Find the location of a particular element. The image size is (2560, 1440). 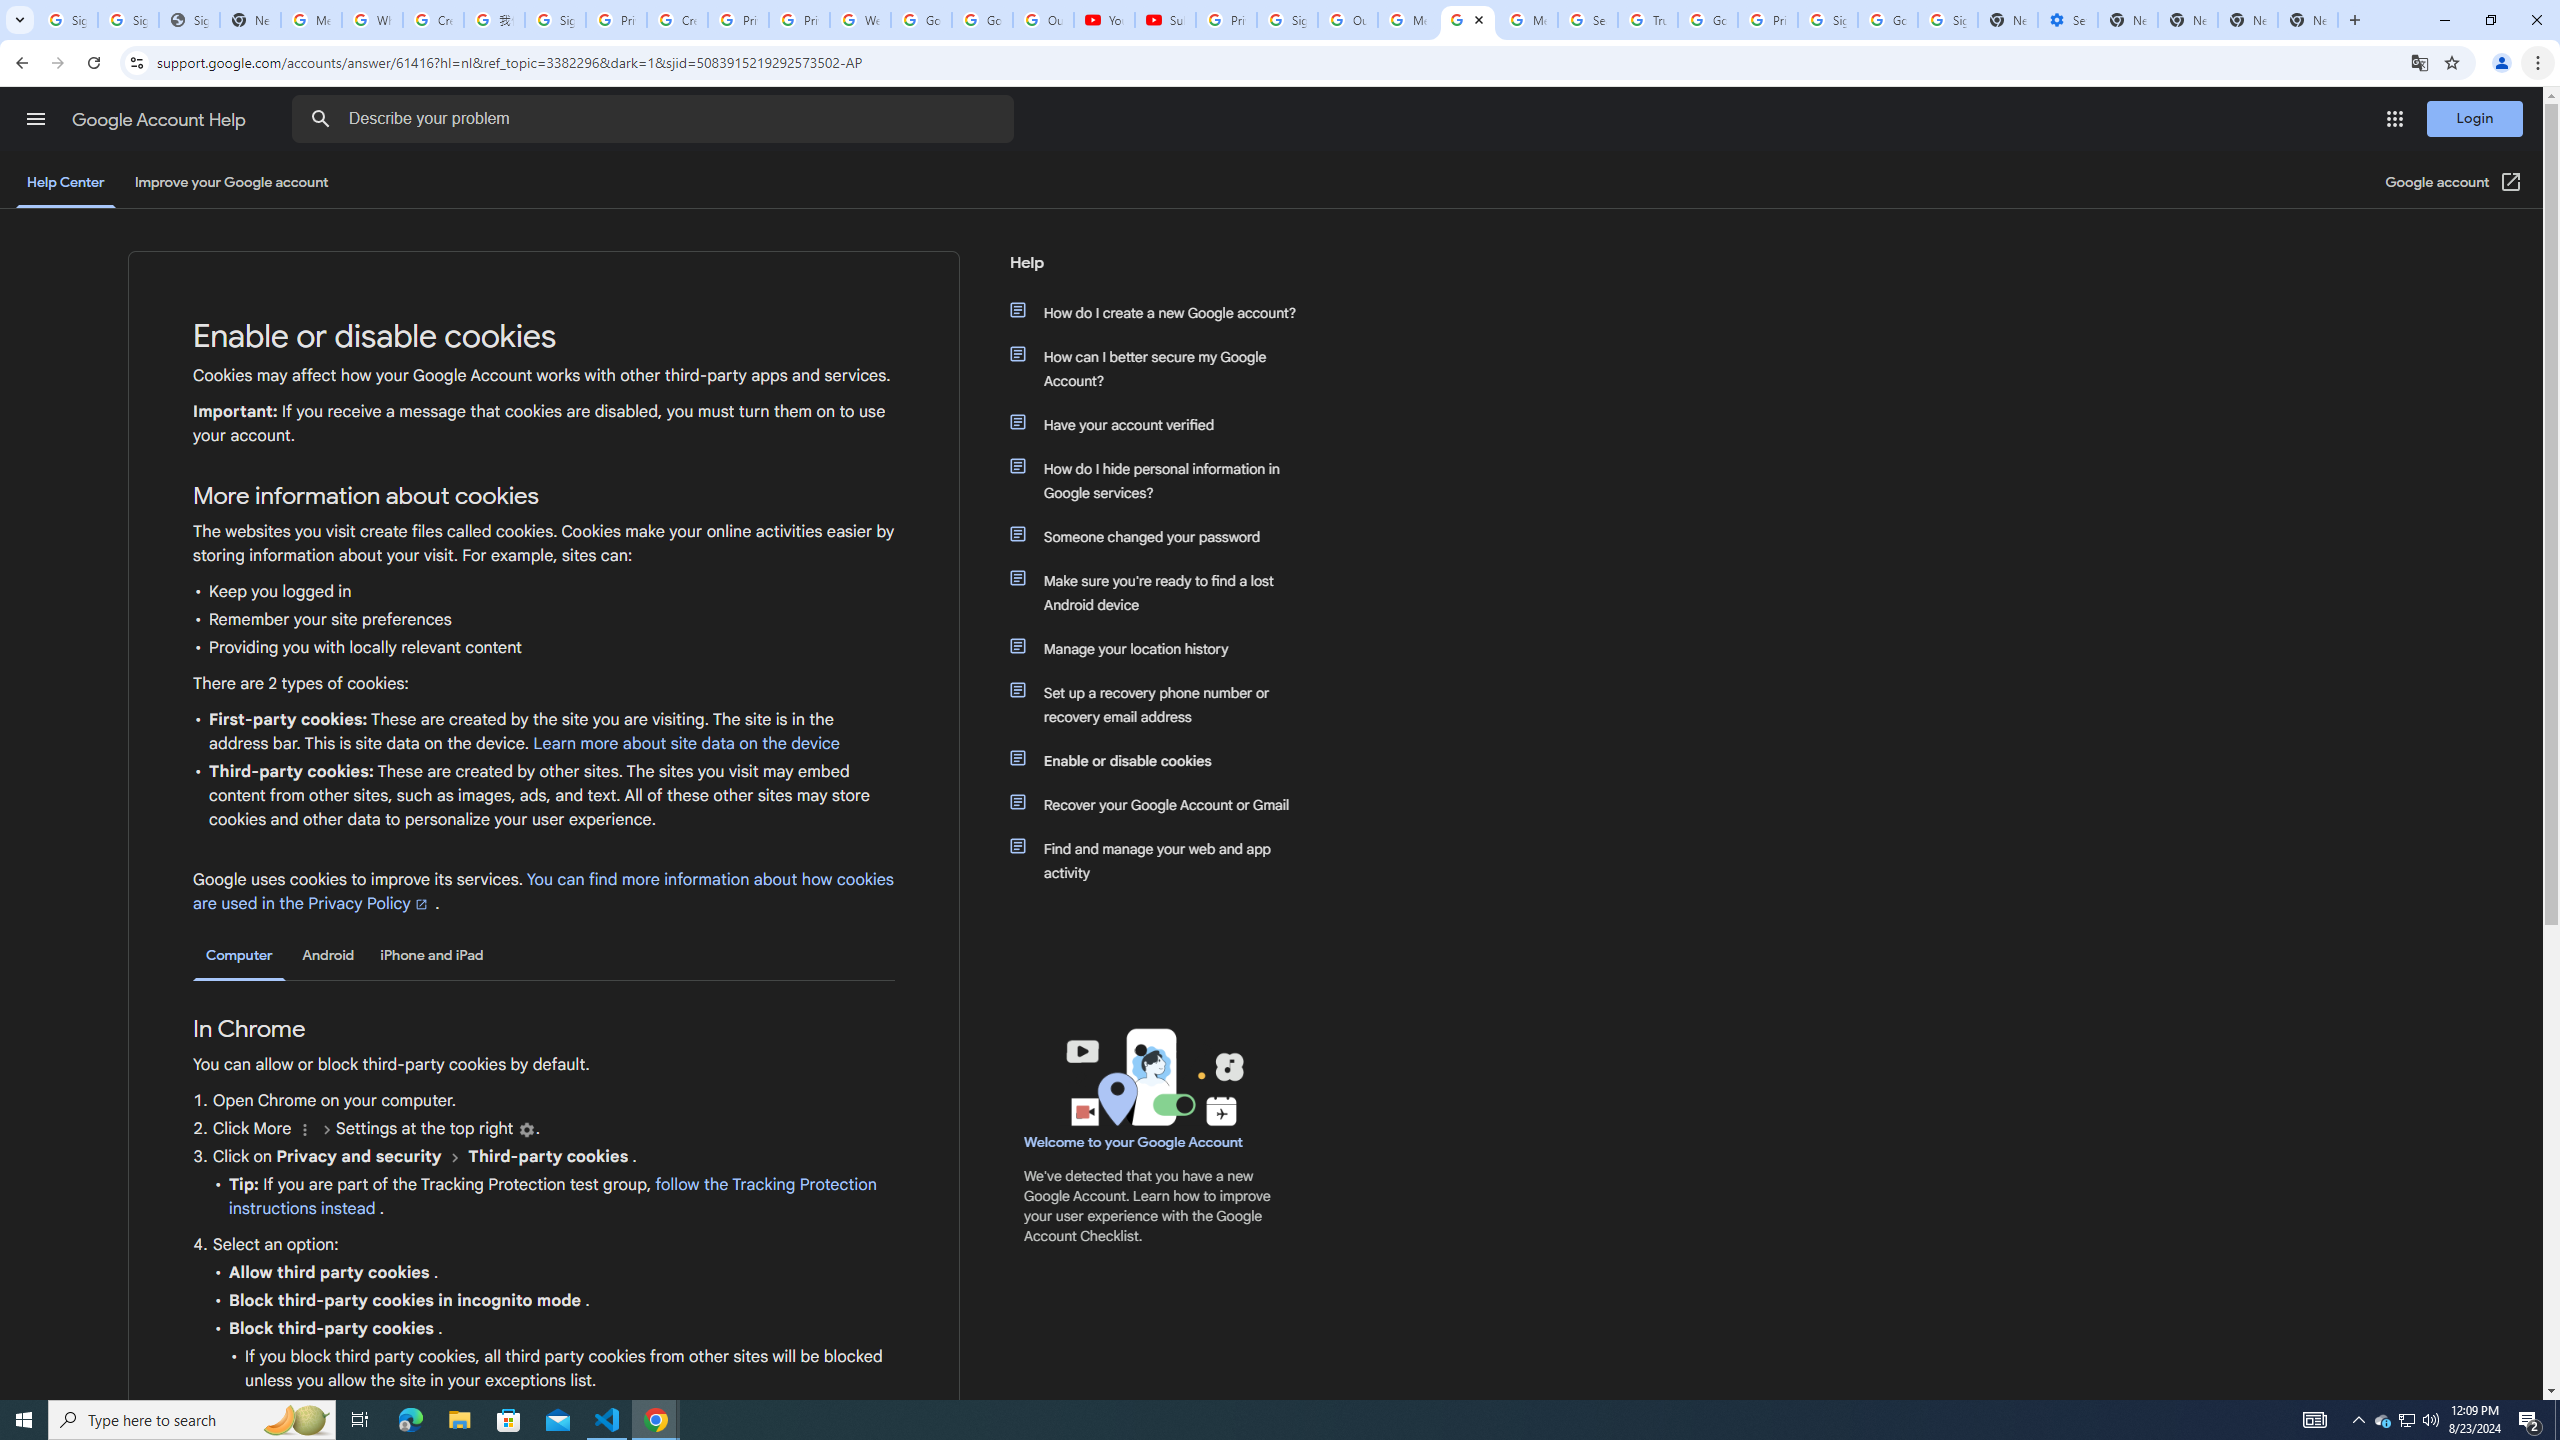

'Settings - Performance' is located at coordinates (2067, 19).